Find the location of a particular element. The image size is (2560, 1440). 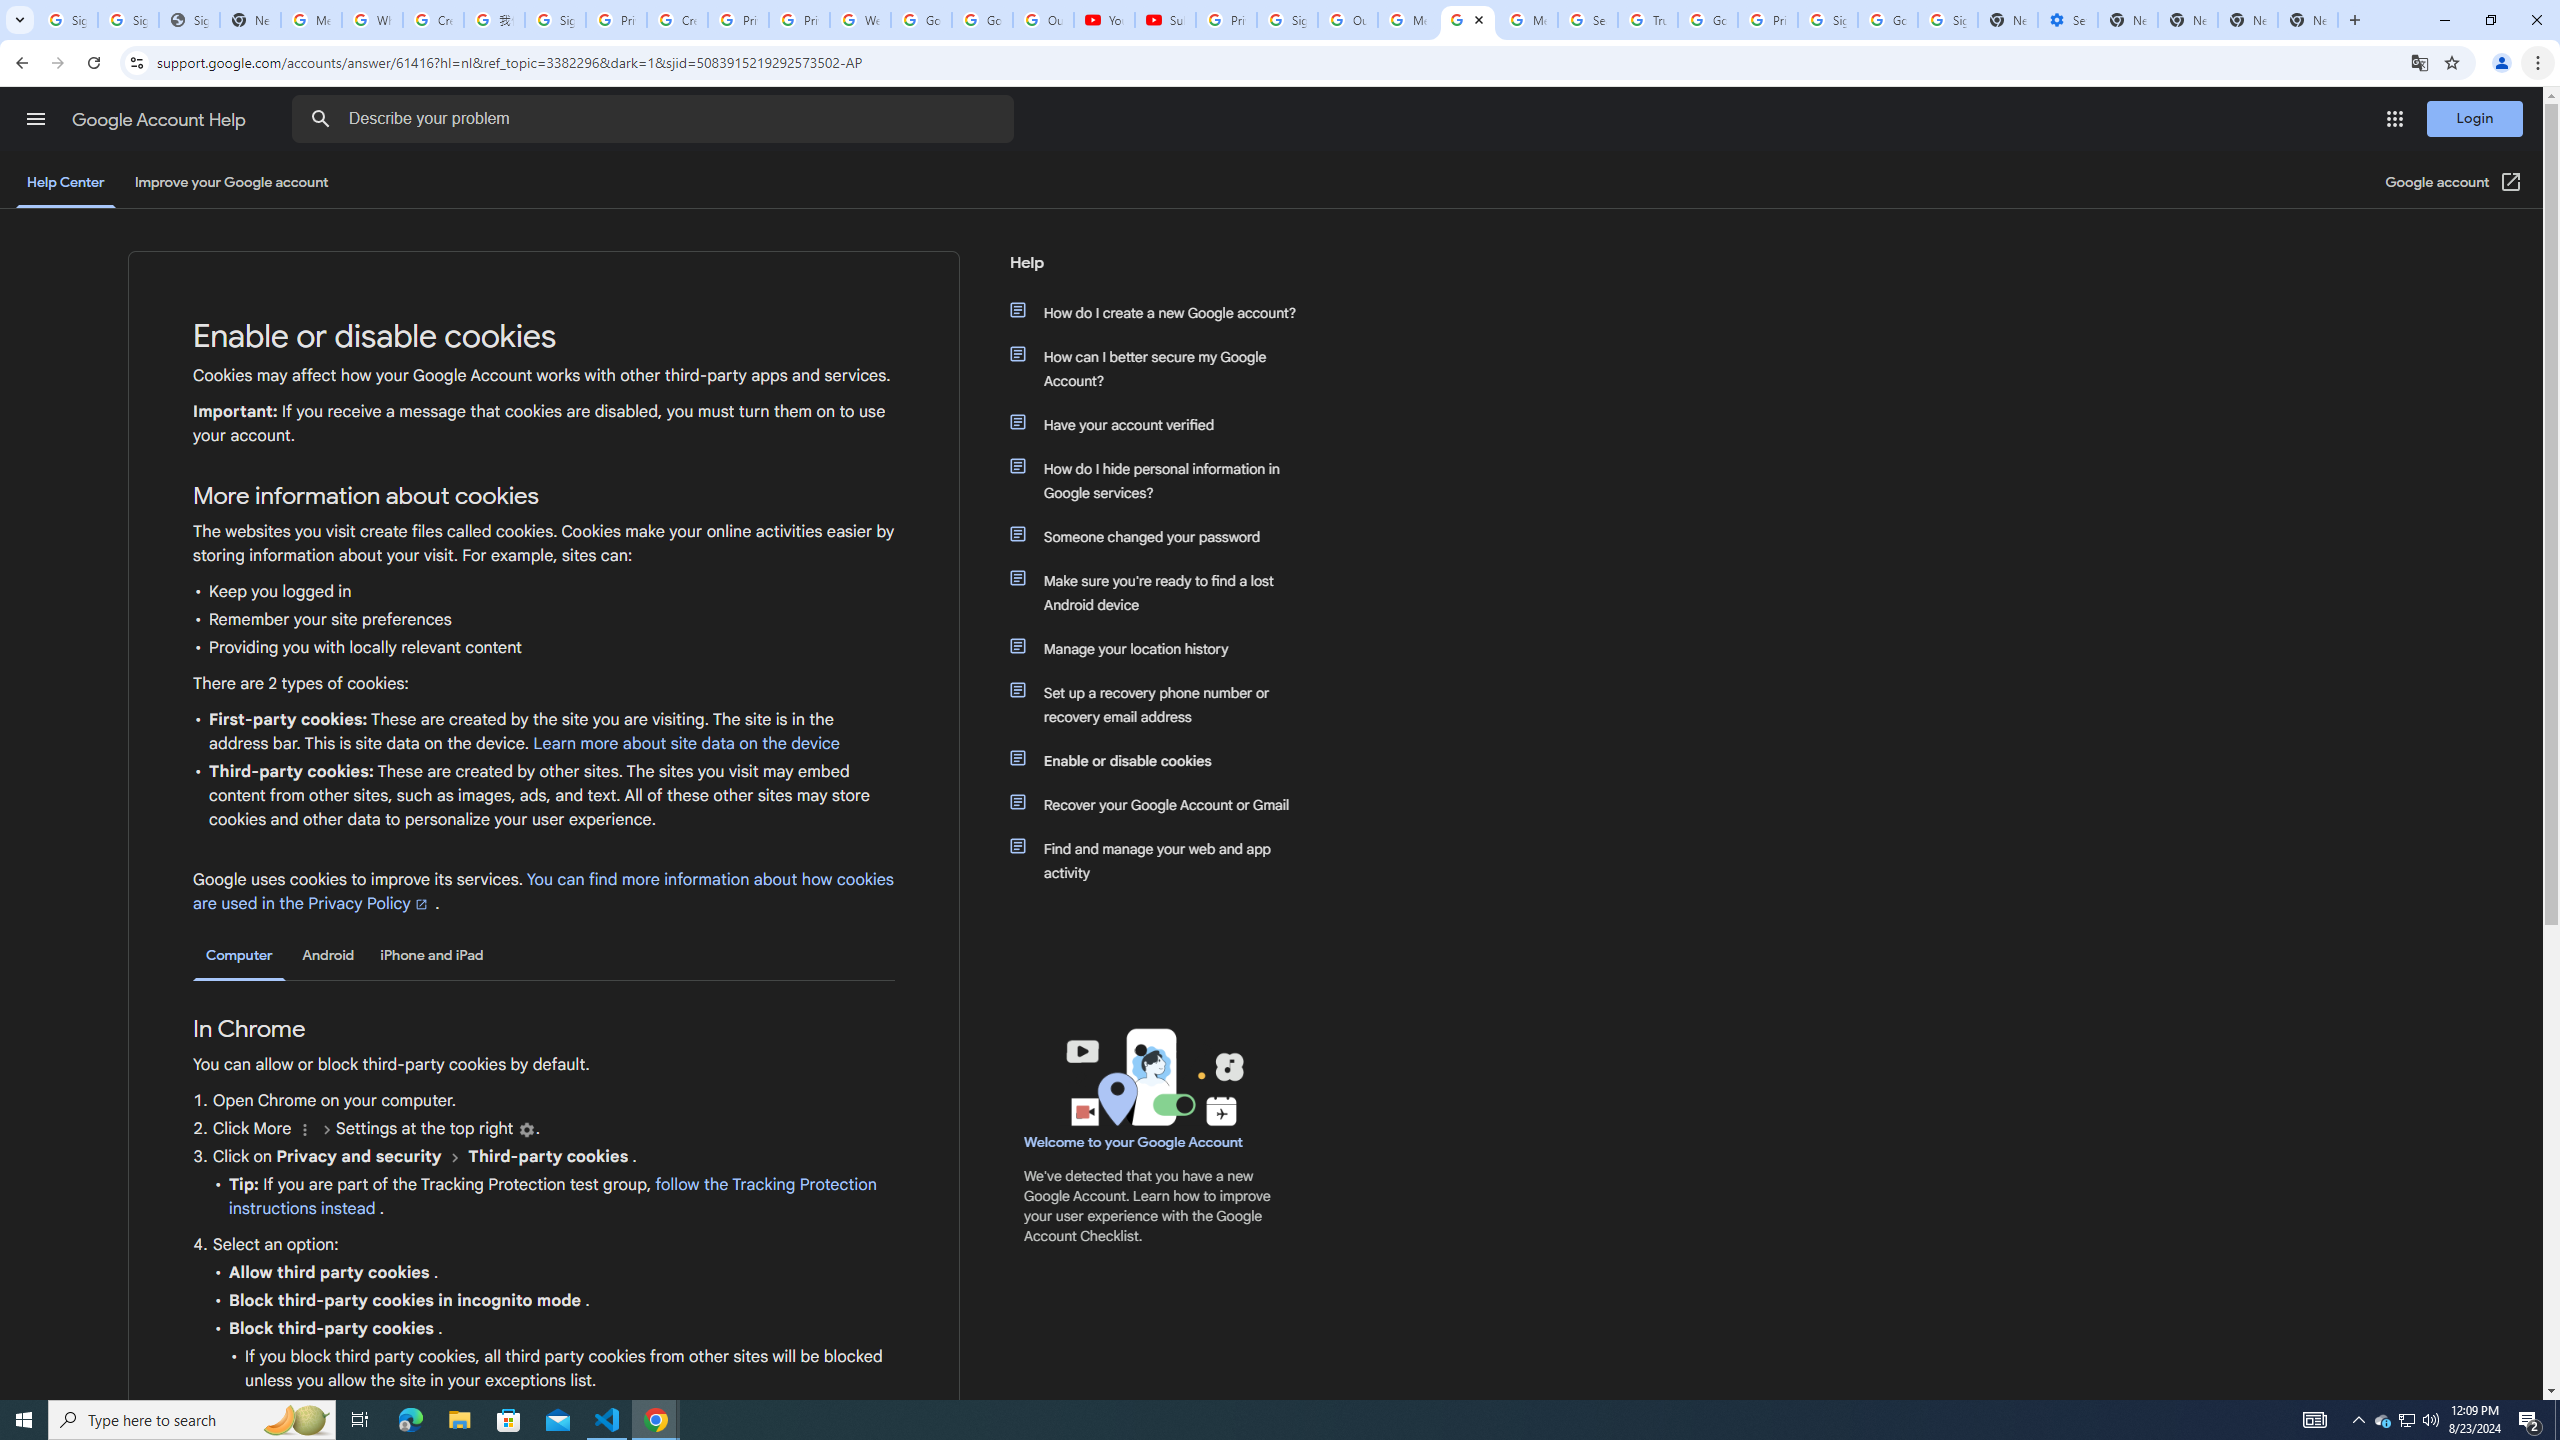

'Settings - Performance' is located at coordinates (2067, 19).